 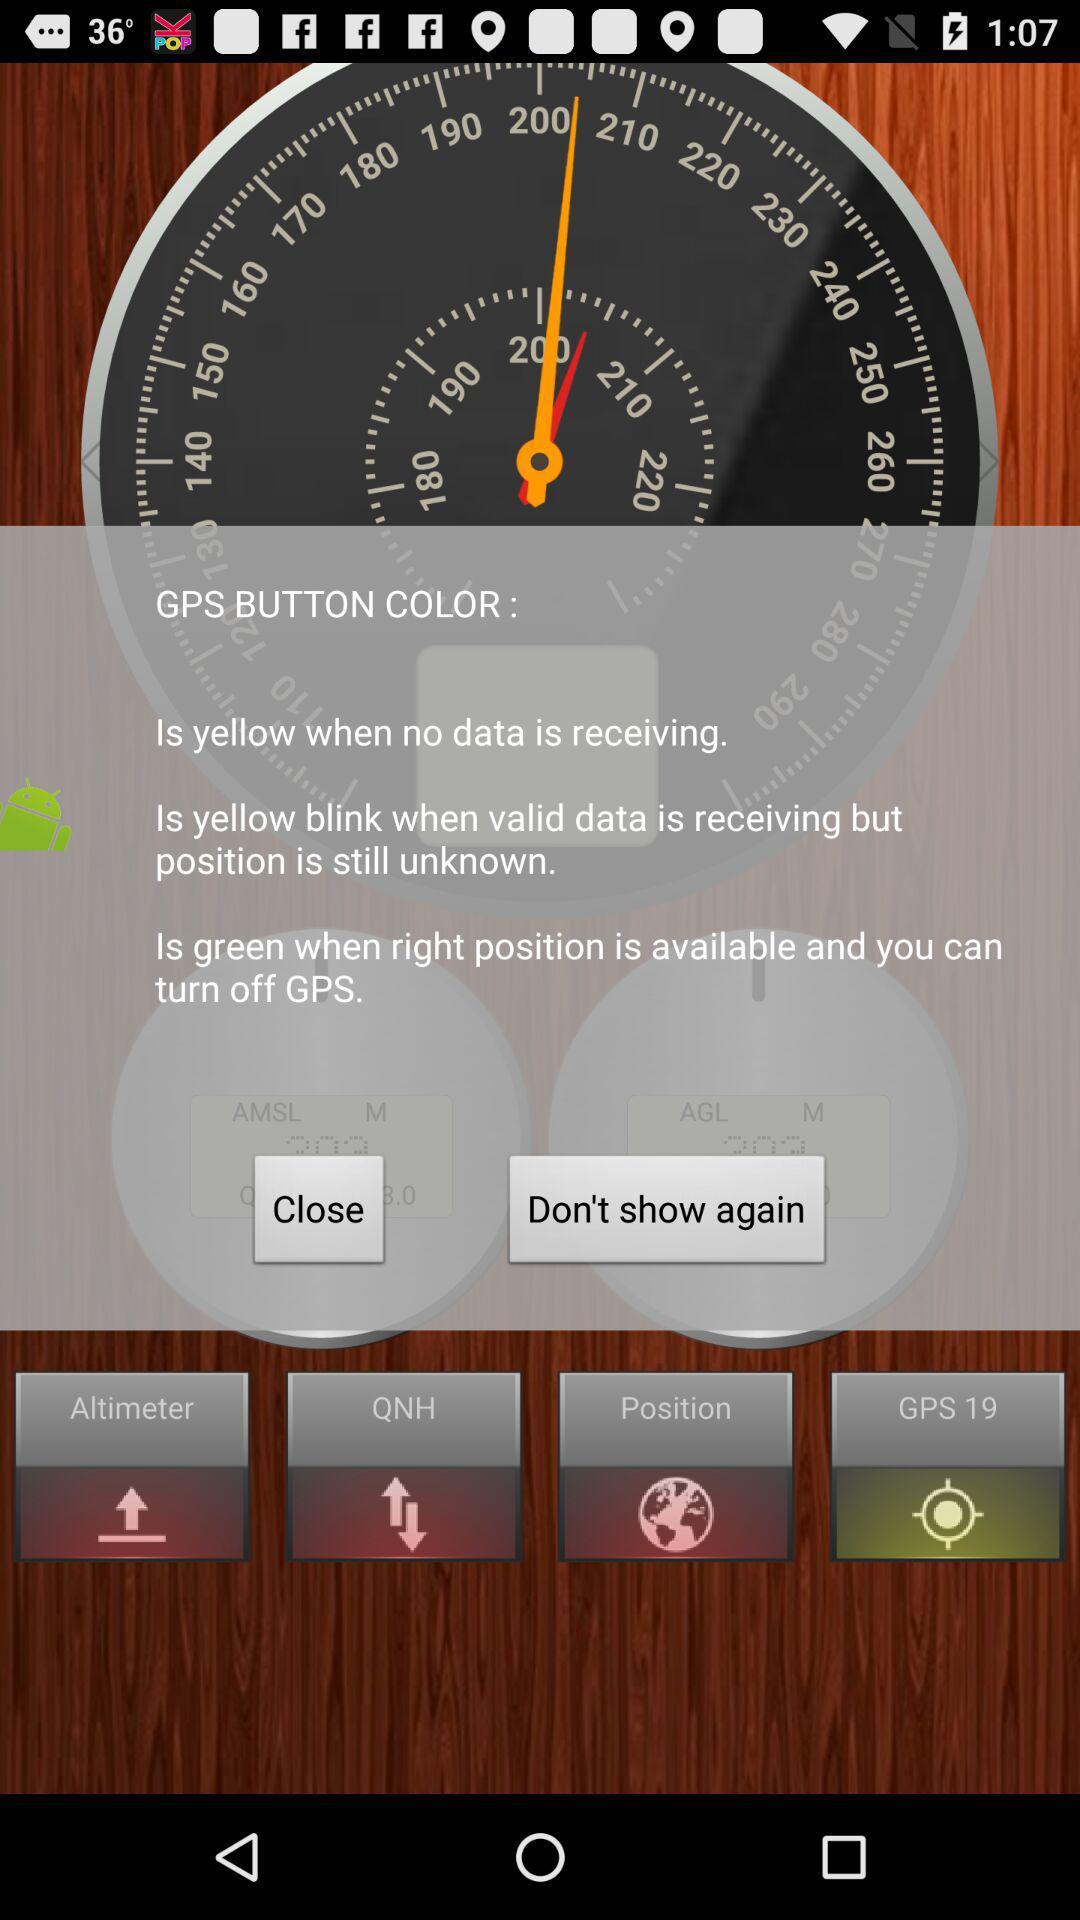 I want to click on the item to the right of the close icon, so click(x=667, y=1213).